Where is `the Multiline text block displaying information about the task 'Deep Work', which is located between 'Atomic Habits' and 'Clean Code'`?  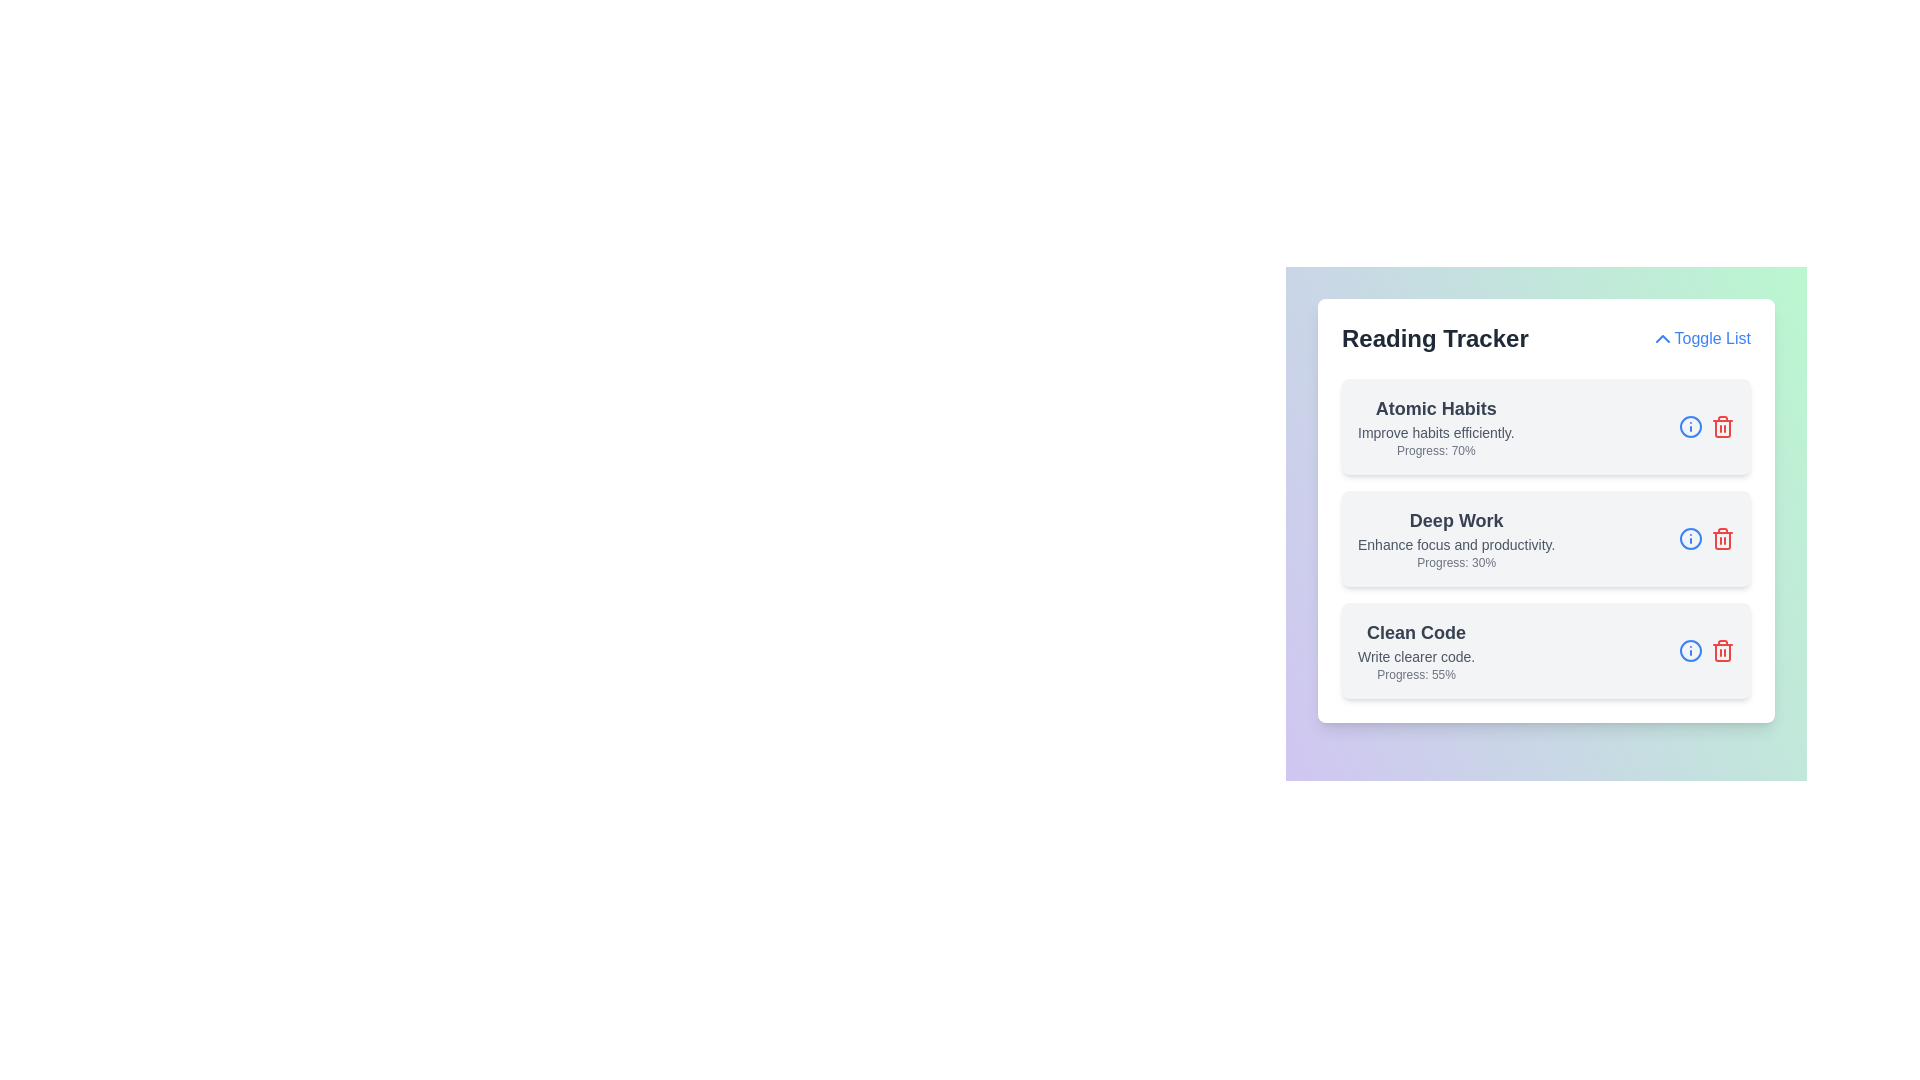
the Multiline text block displaying information about the task 'Deep Work', which is located between 'Atomic Habits' and 'Clean Code' is located at coordinates (1456, 538).